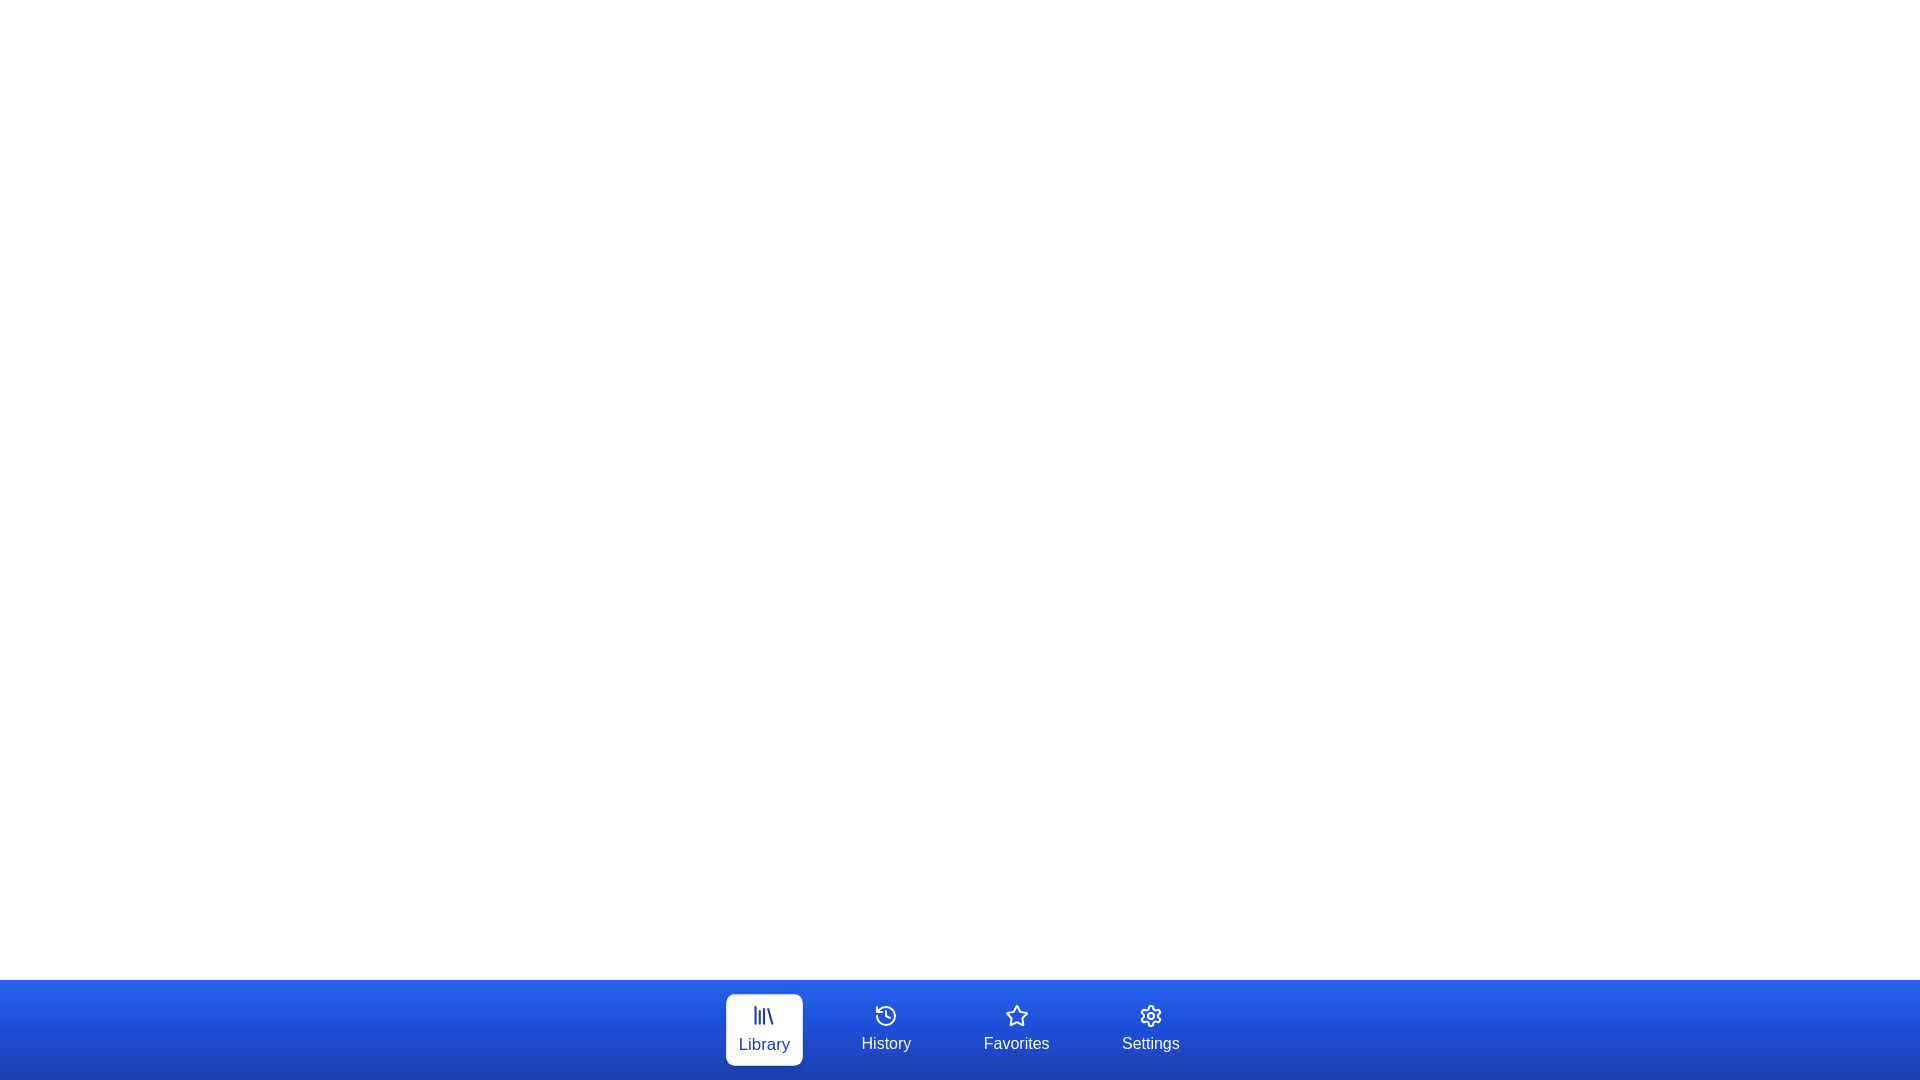  Describe the element at coordinates (1016, 1029) in the screenshot. I see `the tab labeled Favorites` at that location.